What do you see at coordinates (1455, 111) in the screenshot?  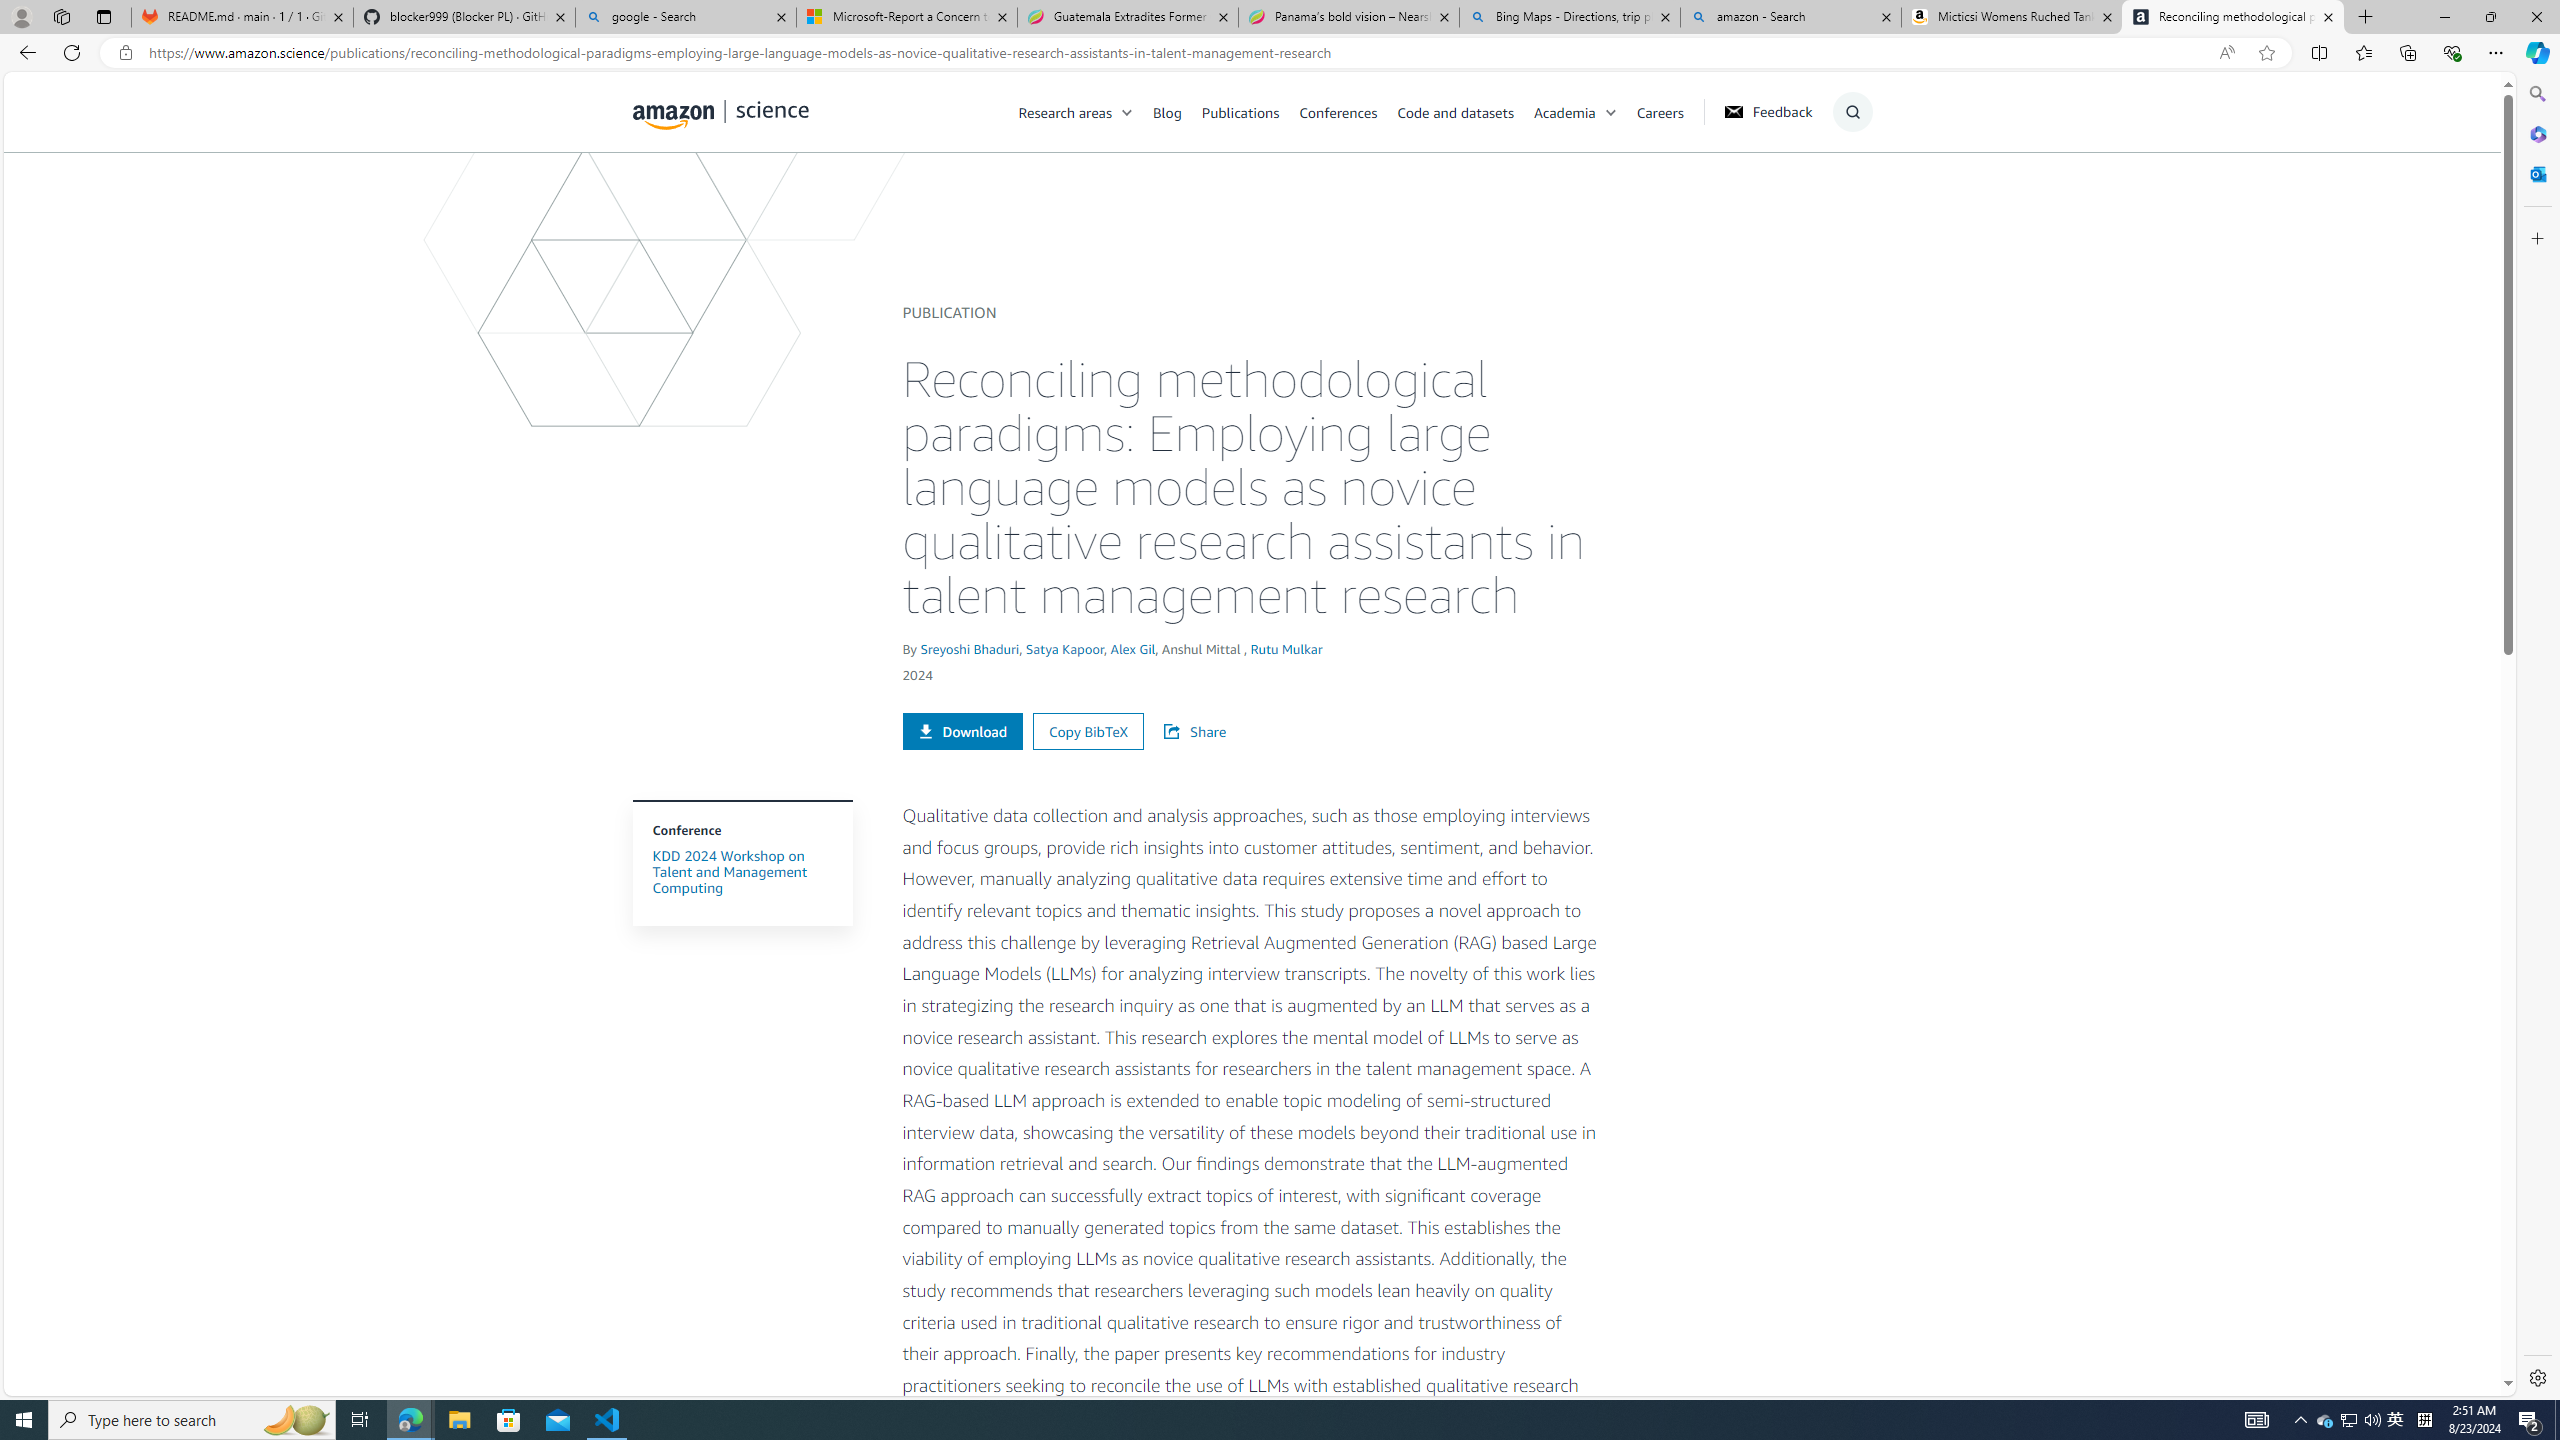 I see `'Code and datasets'` at bounding box center [1455, 111].